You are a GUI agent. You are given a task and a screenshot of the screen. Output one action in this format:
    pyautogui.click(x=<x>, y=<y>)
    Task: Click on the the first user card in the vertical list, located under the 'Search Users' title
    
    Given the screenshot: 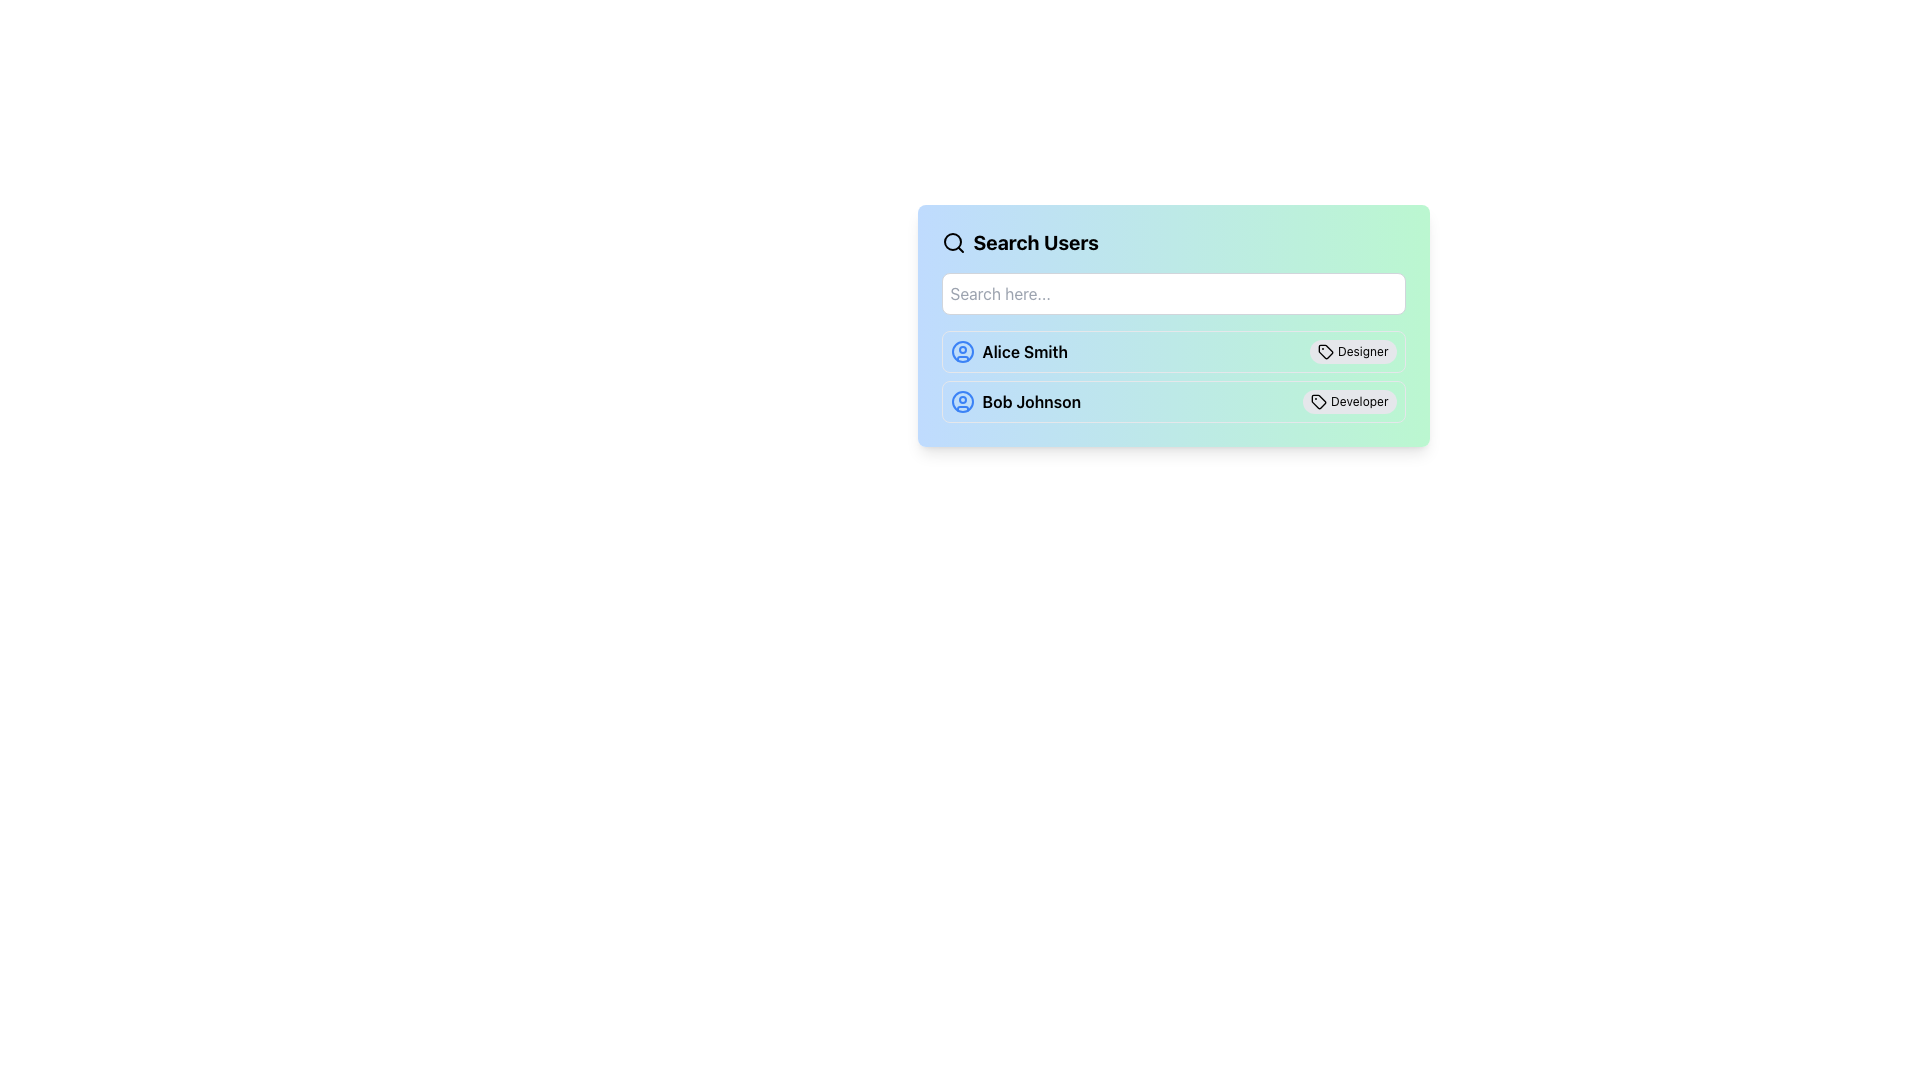 What is the action you would take?
    pyautogui.click(x=1173, y=350)
    